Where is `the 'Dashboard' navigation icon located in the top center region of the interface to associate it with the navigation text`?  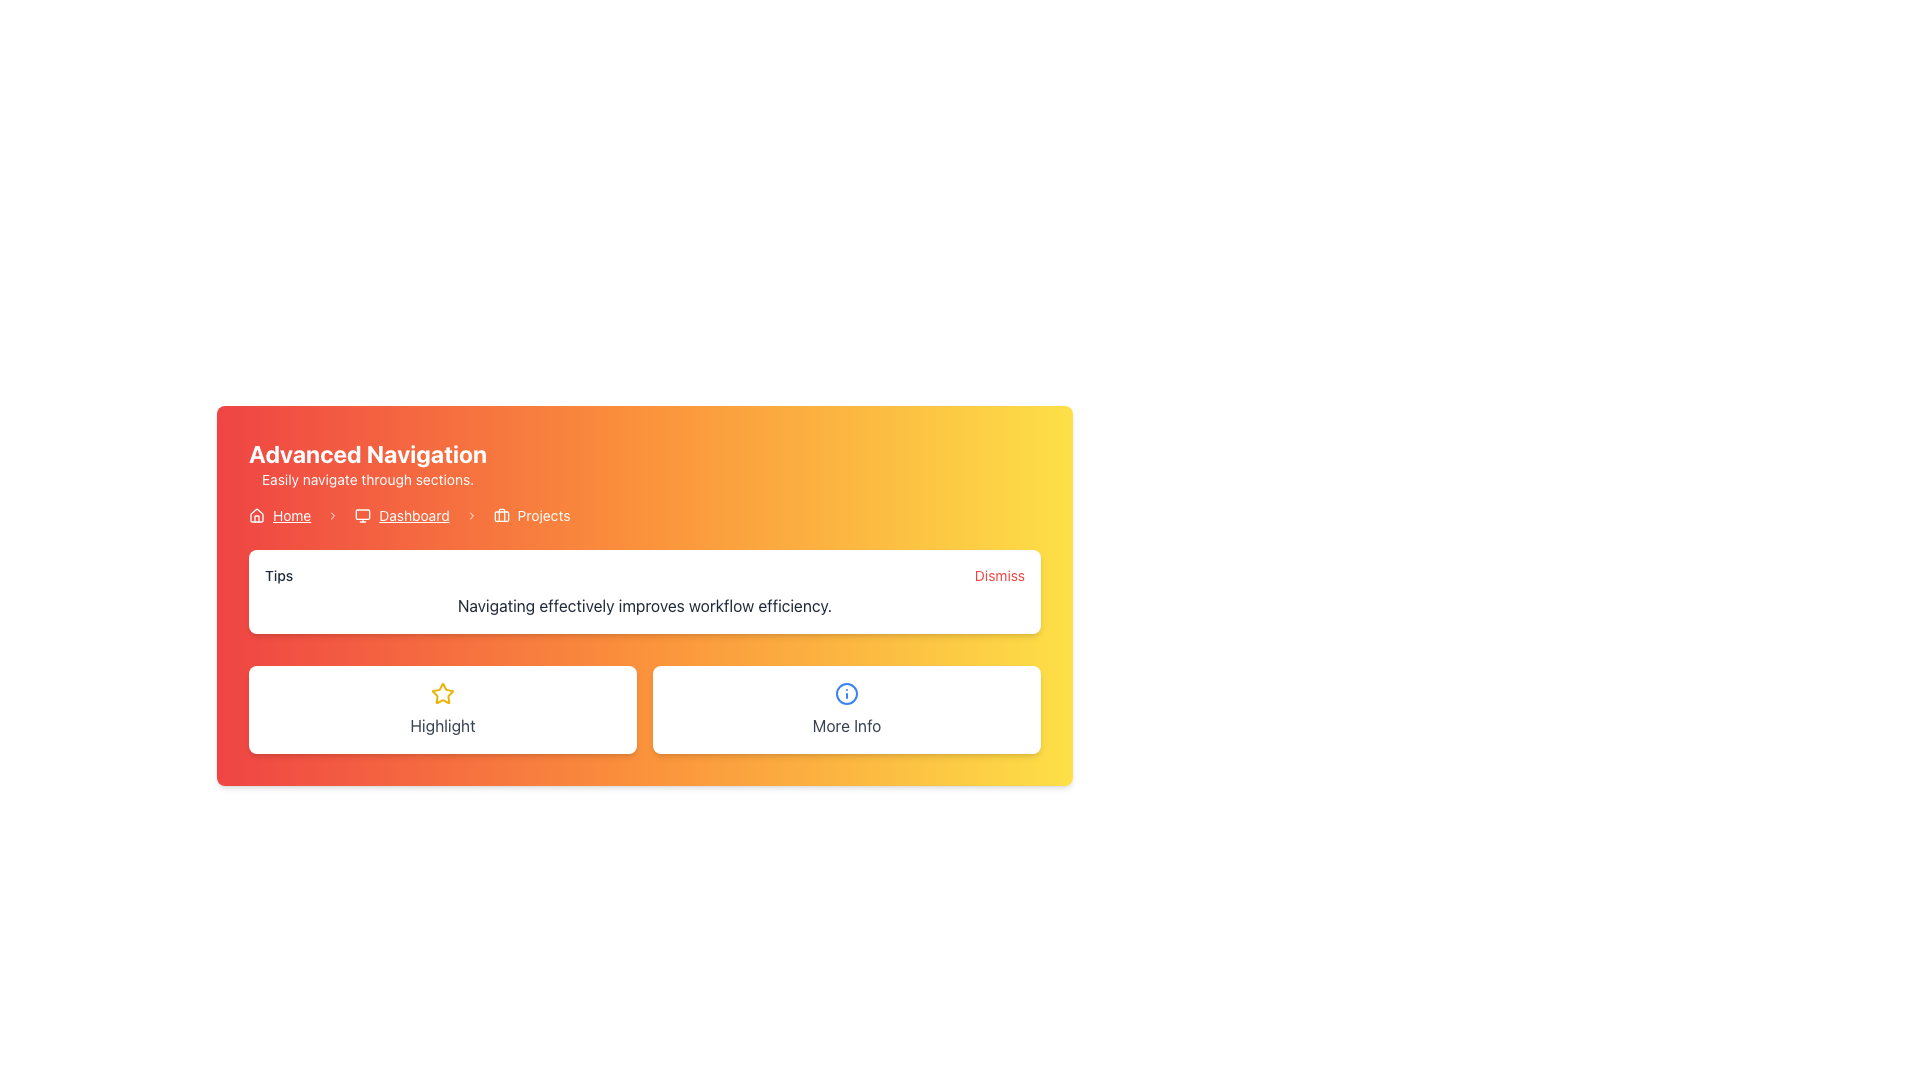
the 'Dashboard' navigation icon located in the top center region of the interface to associate it with the navigation text is located at coordinates (363, 515).